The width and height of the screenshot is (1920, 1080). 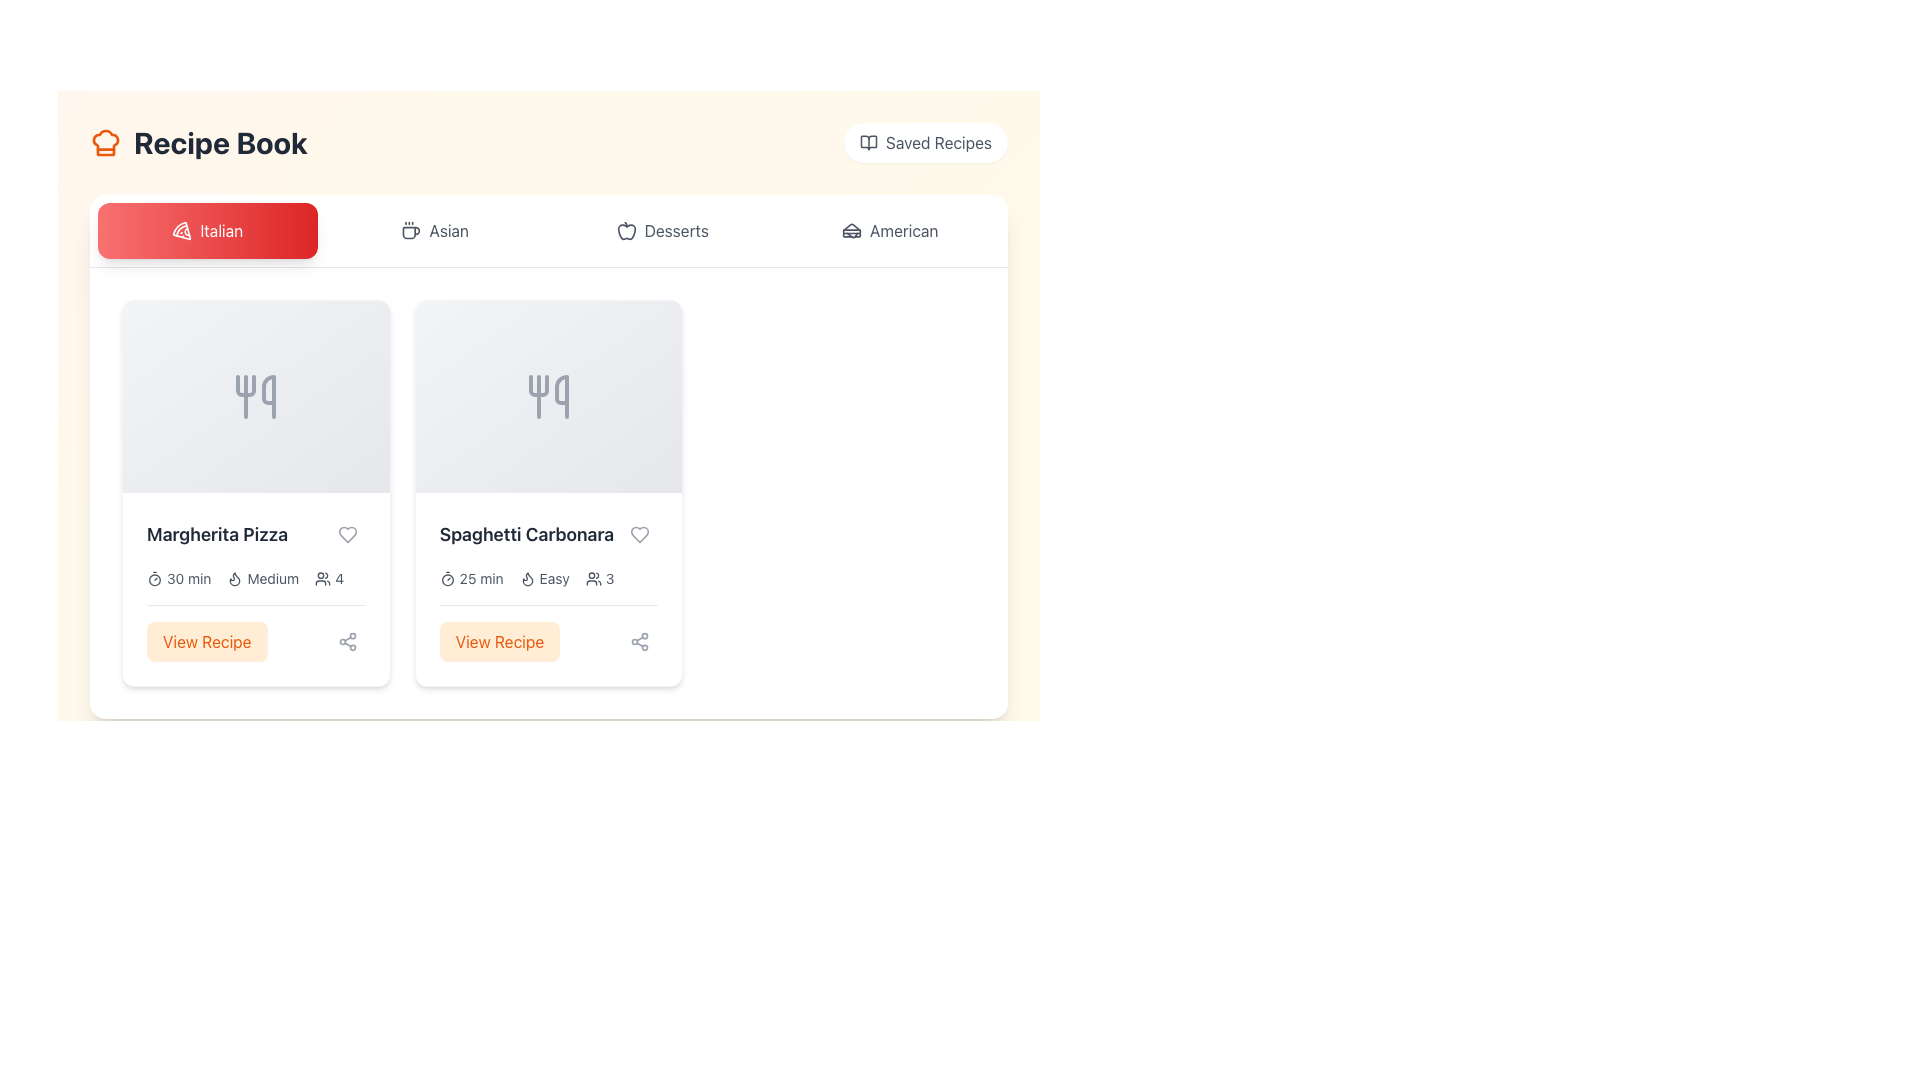 I want to click on the button at the bottom left of the 'Margherita Pizza' recipe card, so click(x=255, y=633).